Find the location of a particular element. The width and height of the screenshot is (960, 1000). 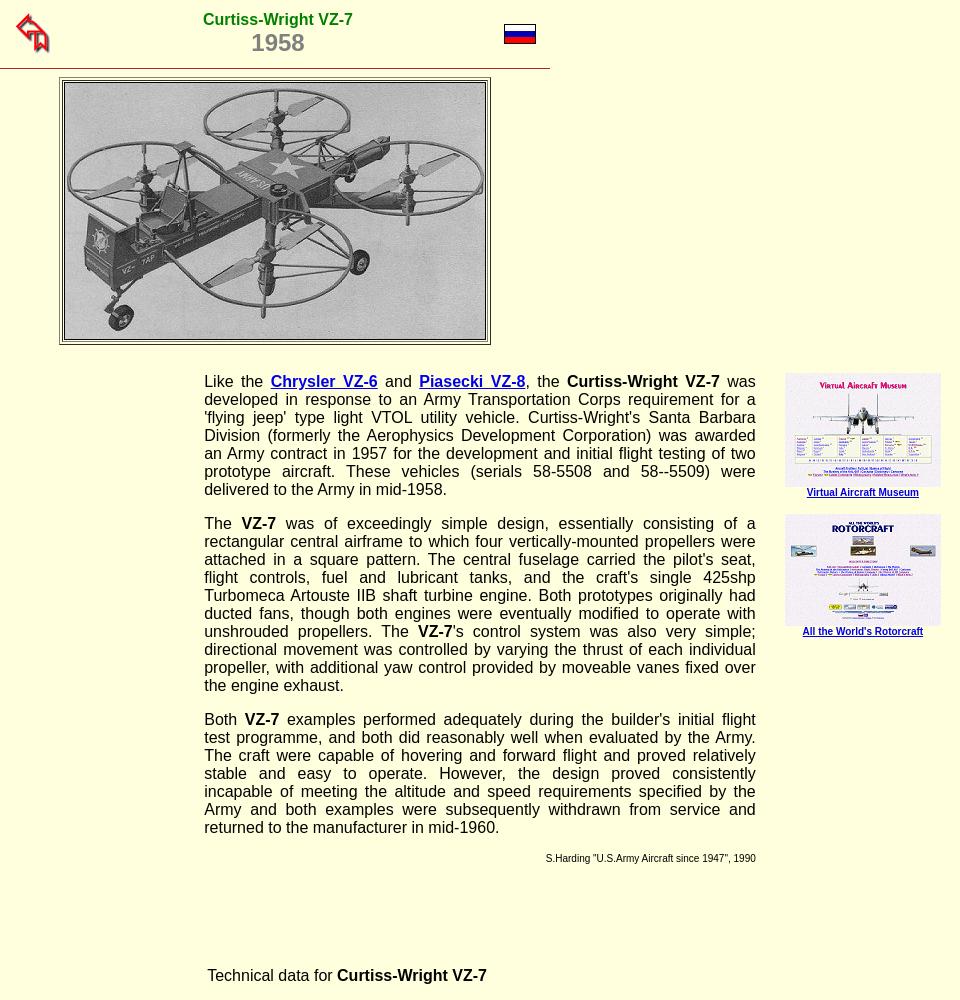

'Both' is located at coordinates (223, 718).